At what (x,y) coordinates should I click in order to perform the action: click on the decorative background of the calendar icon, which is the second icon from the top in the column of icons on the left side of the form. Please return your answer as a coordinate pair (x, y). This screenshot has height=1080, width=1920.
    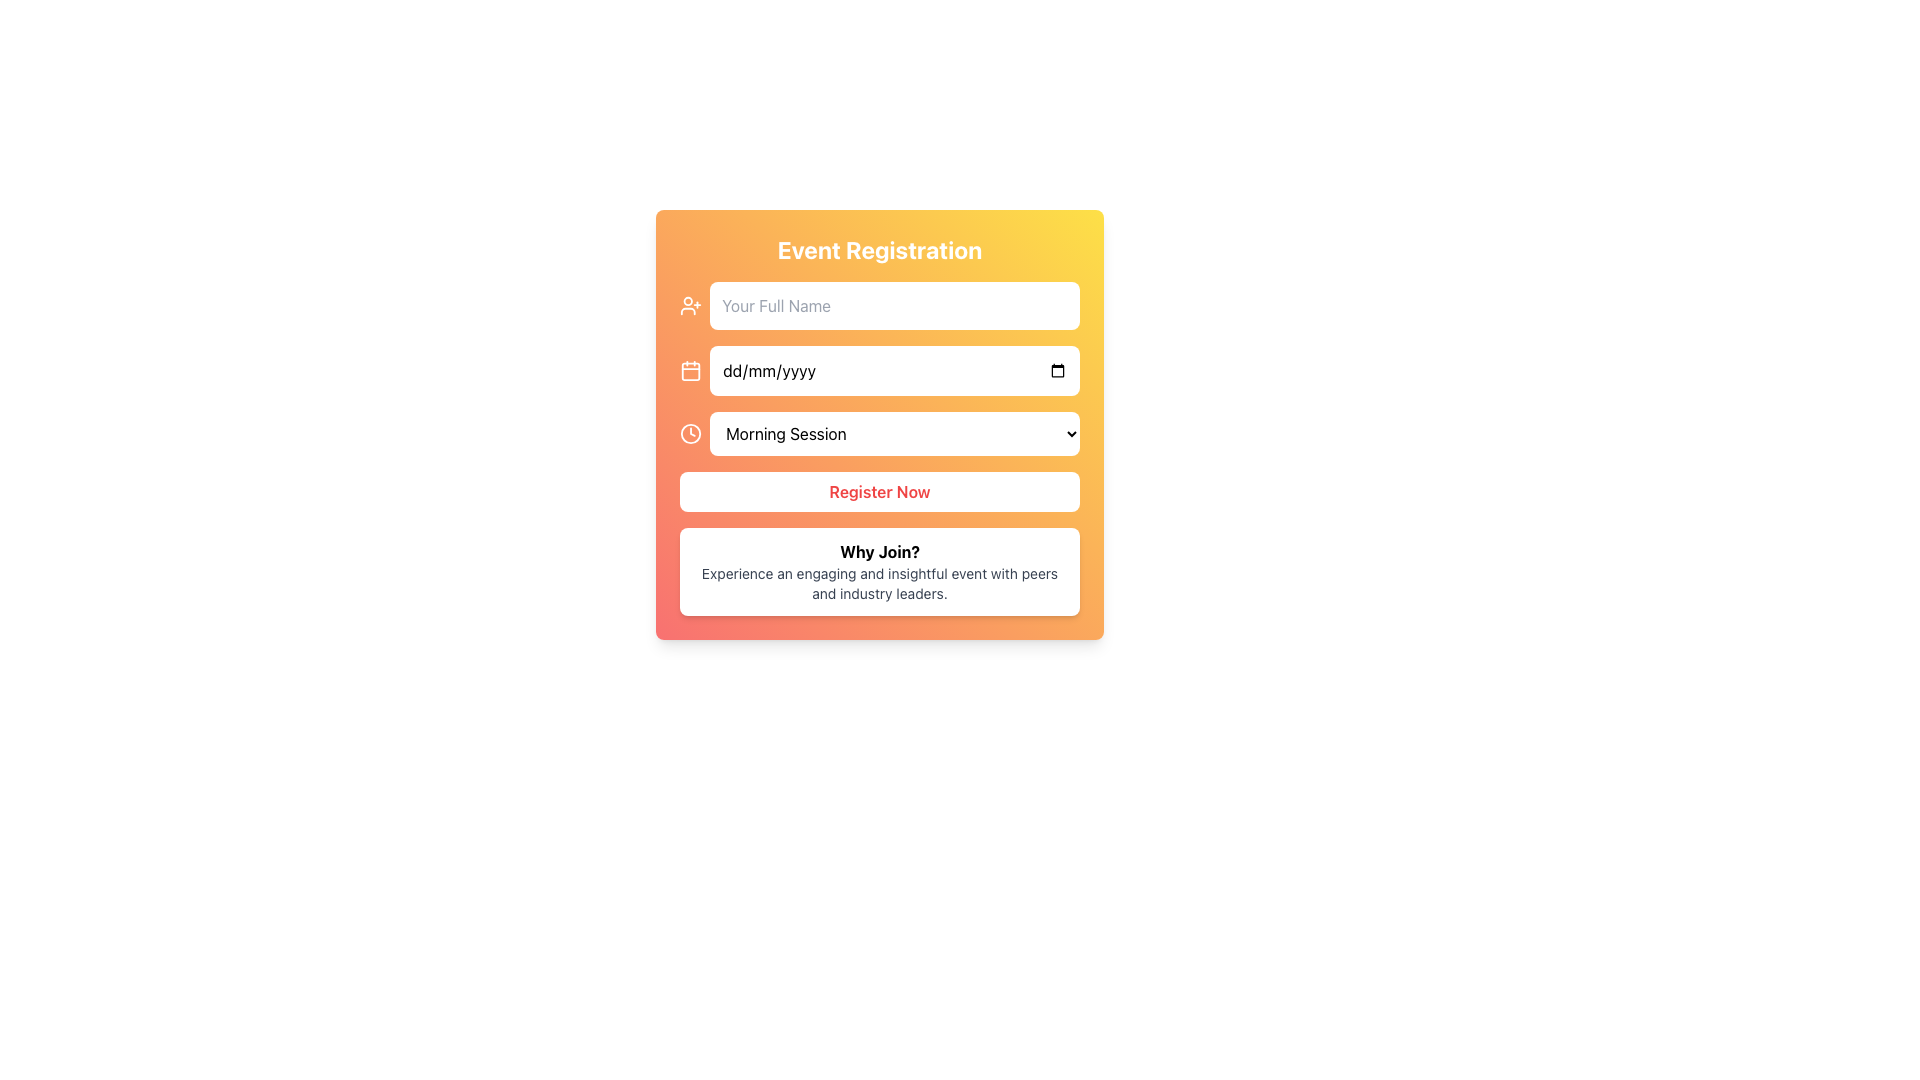
    Looking at the image, I should click on (691, 371).